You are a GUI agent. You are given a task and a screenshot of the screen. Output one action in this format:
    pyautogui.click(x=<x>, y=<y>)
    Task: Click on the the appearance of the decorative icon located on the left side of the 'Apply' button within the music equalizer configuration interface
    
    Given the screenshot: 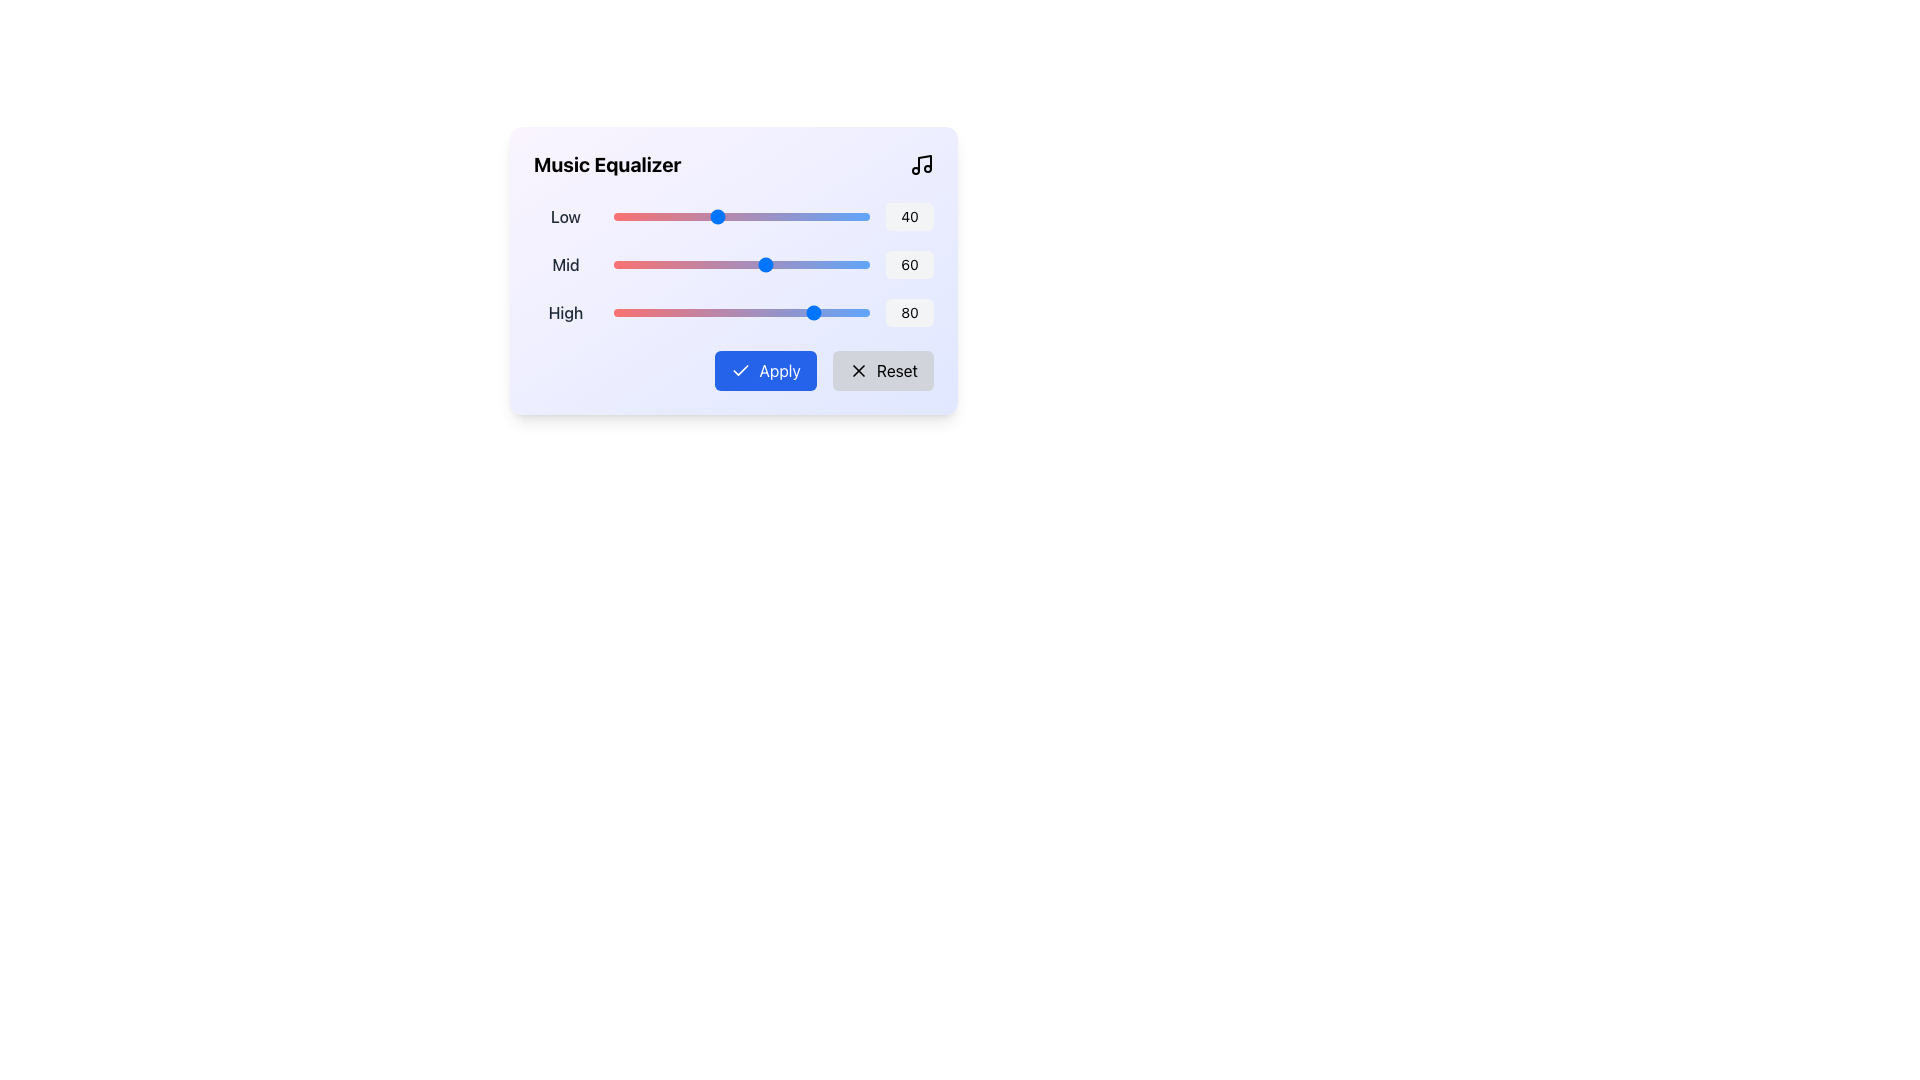 What is the action you would take?
    pyautogui.click(x=740, y=370)
    